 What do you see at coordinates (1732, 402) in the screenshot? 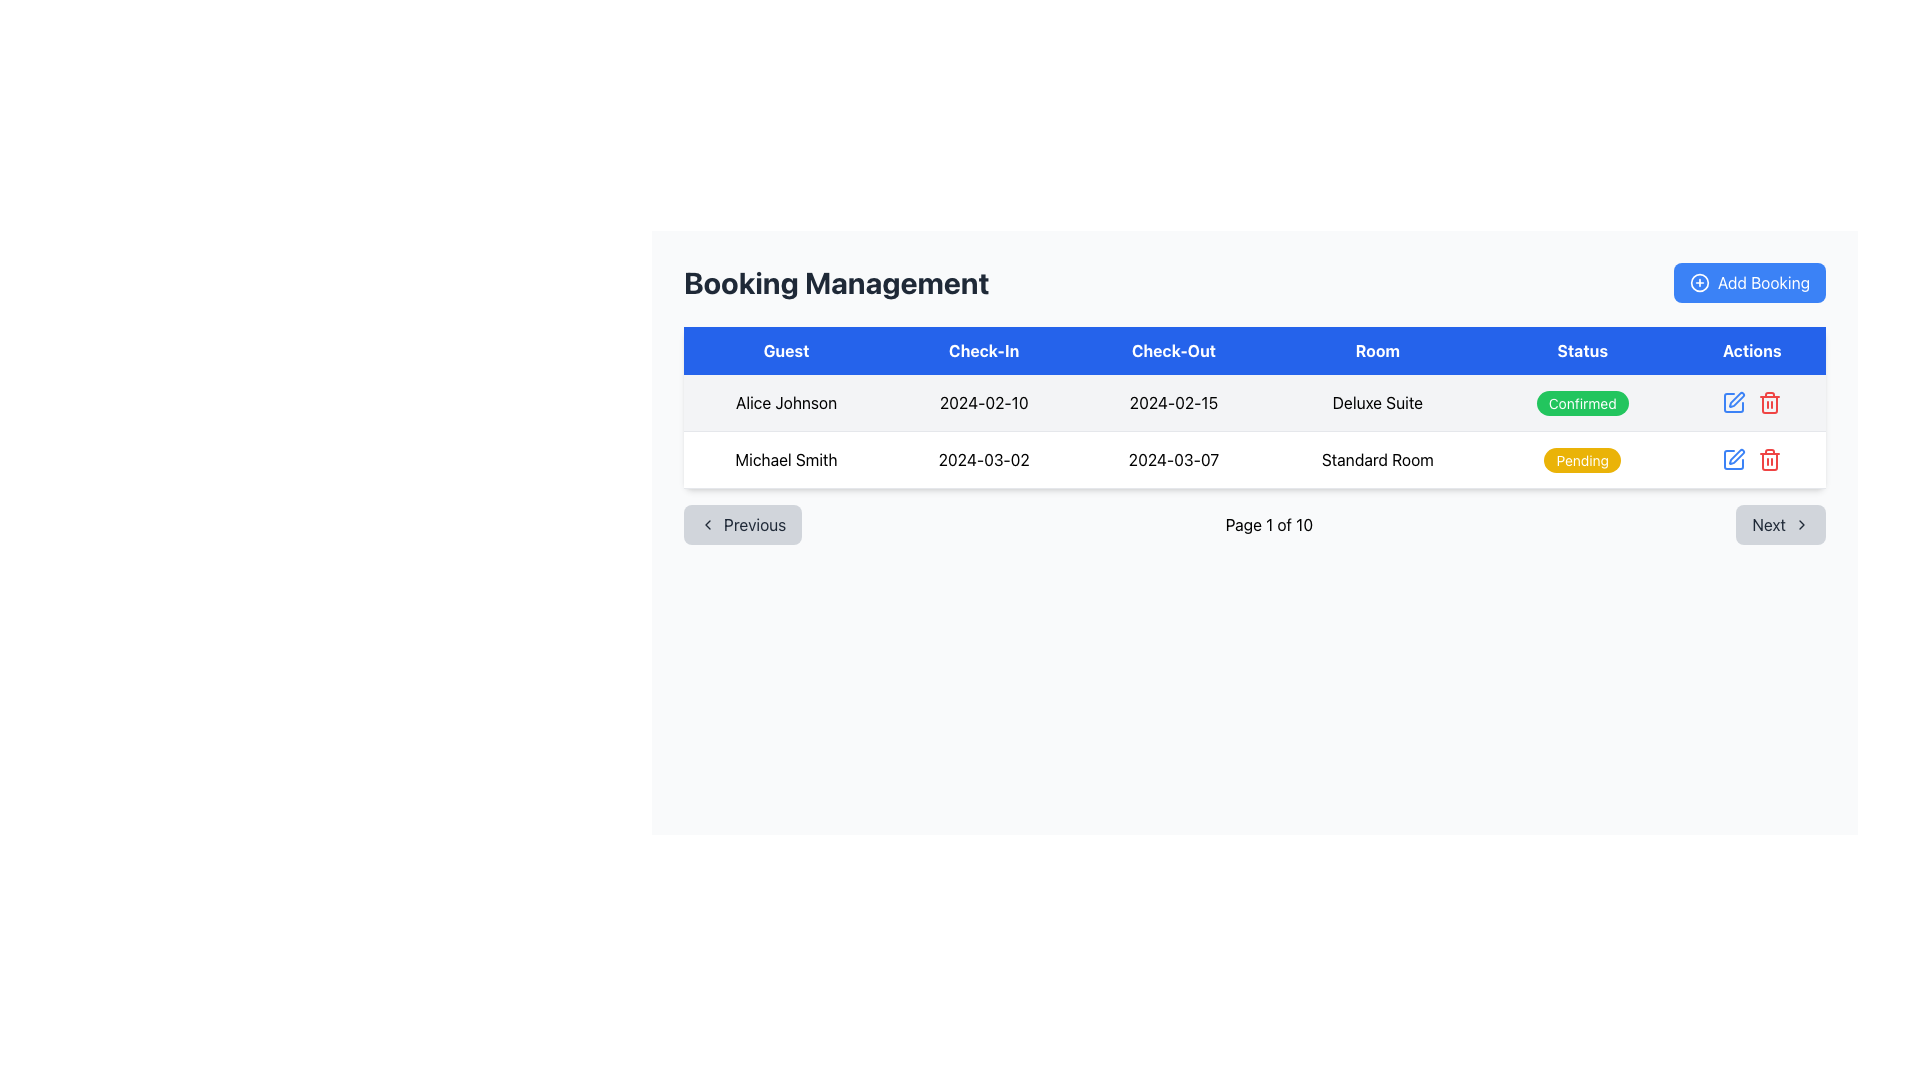
I see `the blue pen icon edit button located` at bounding box center [1732, 402].